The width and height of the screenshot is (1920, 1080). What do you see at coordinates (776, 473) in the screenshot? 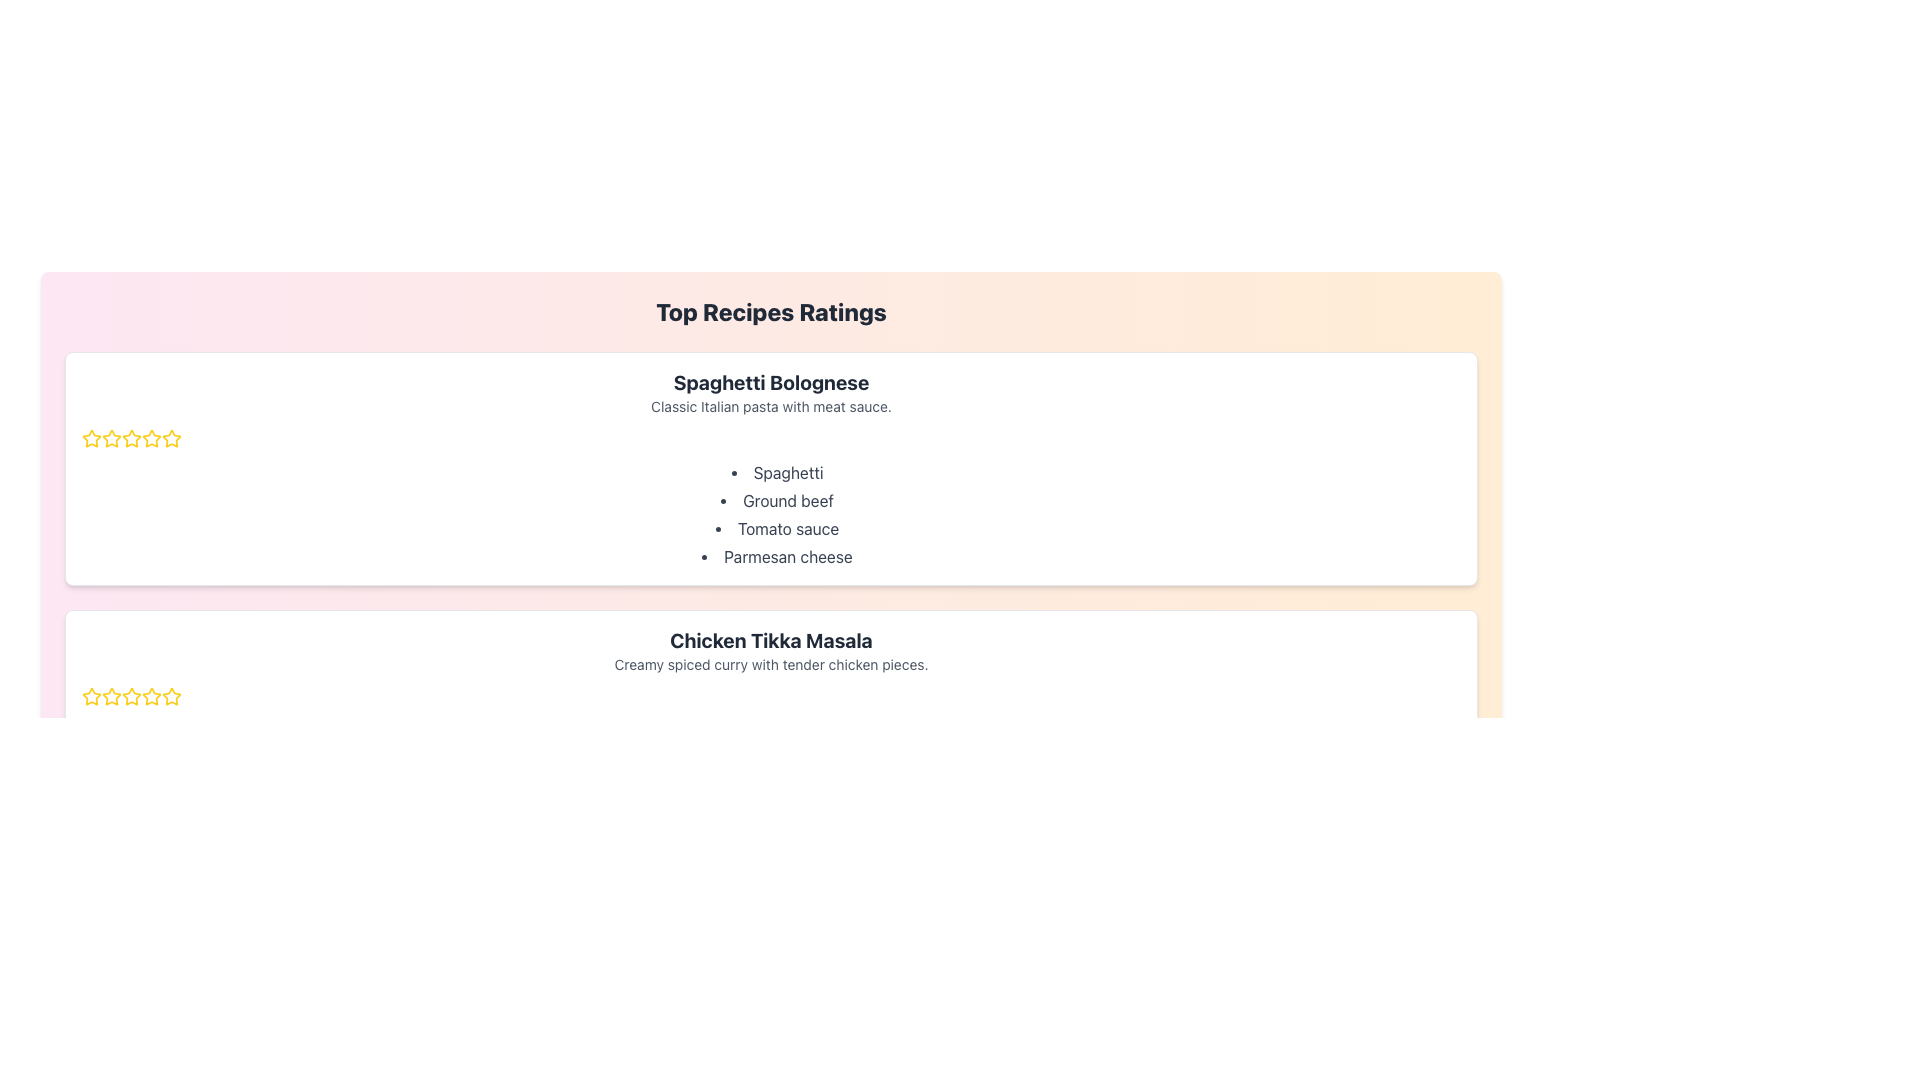
I see `the text item displaying 'Spaghetti', which is the first item in the bulleted list under 'Top Recipes Ratings'` at bounding box center [776, 473].